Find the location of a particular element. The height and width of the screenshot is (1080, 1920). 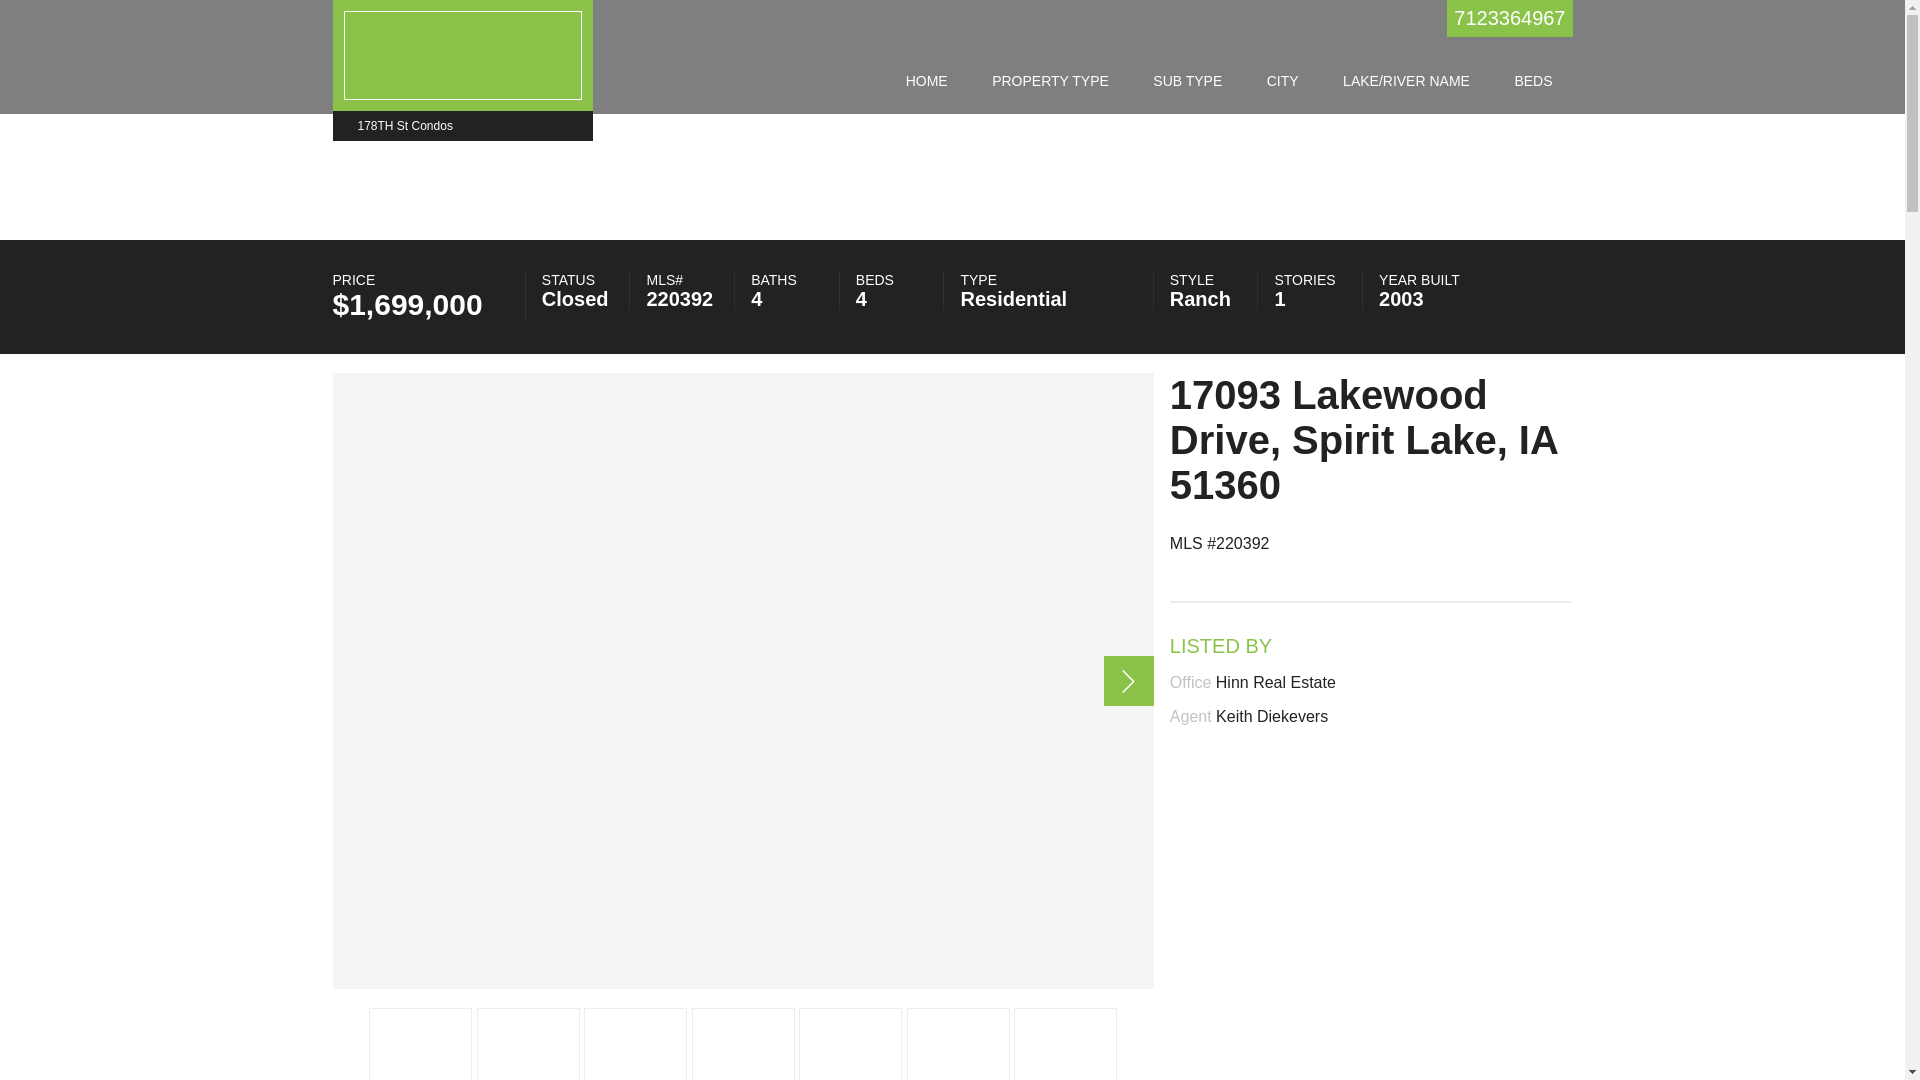

'Next item in carousel (2 of 73)' is located at coordinates (1128, 680).